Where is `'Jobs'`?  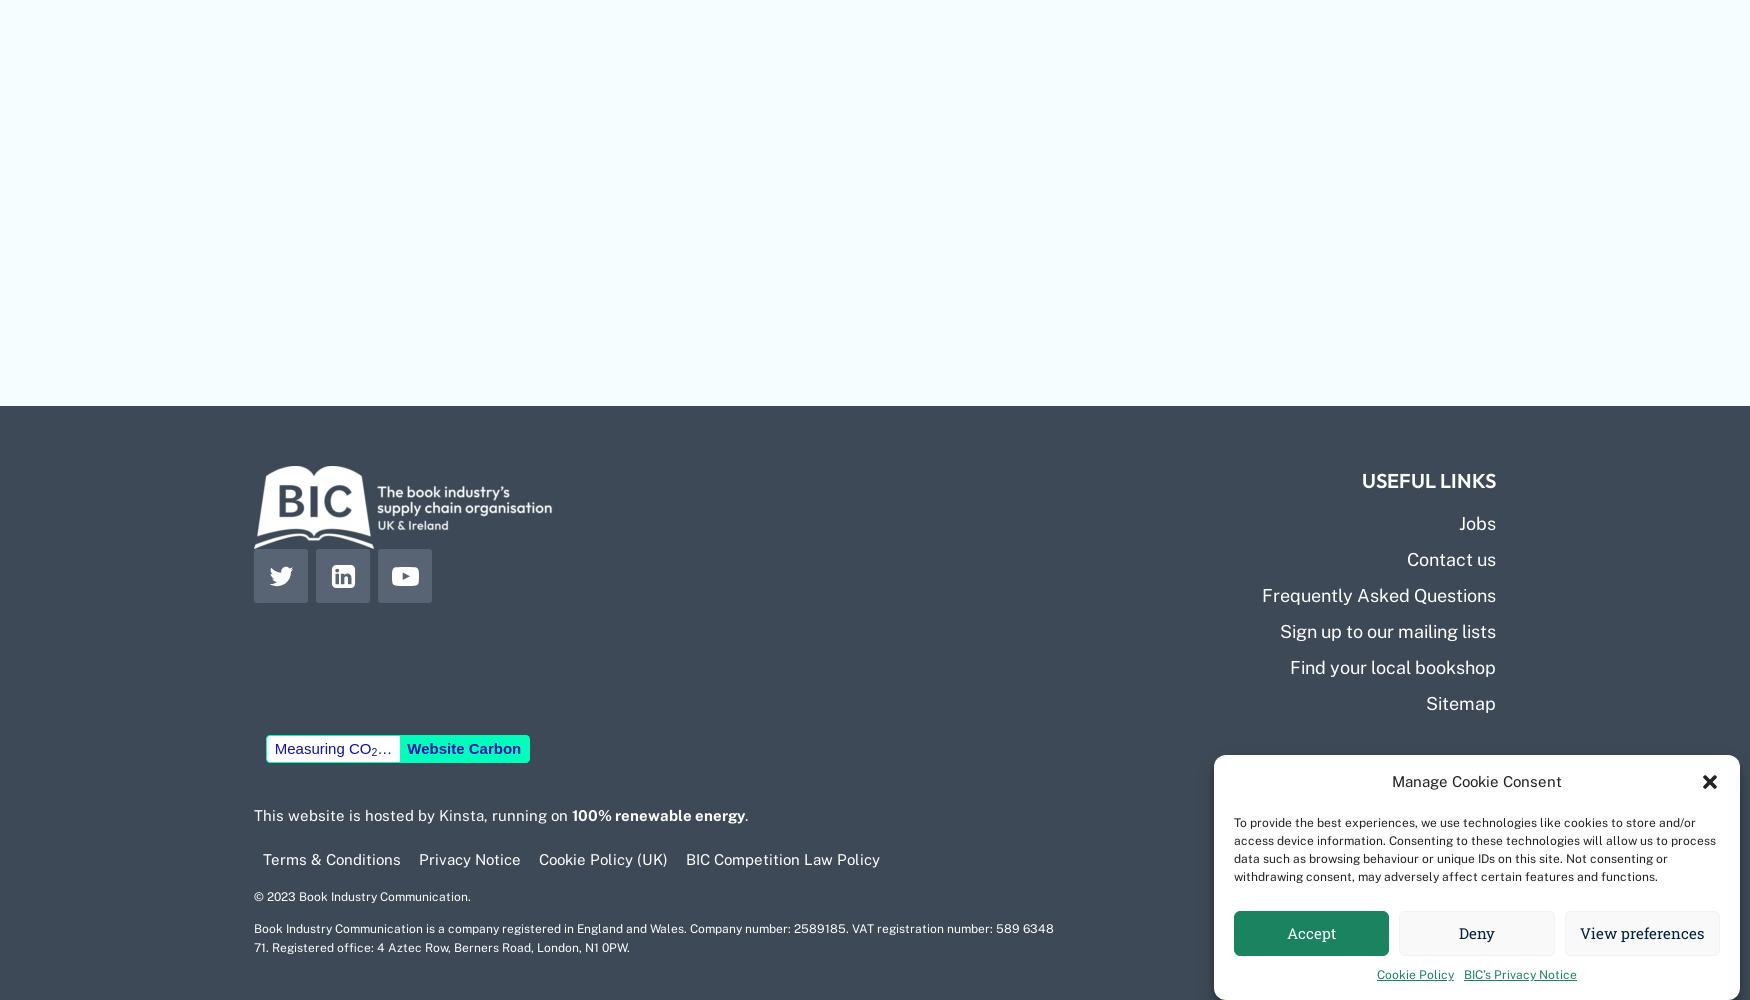
'Jobs' is located at coordinates (1477, 522).